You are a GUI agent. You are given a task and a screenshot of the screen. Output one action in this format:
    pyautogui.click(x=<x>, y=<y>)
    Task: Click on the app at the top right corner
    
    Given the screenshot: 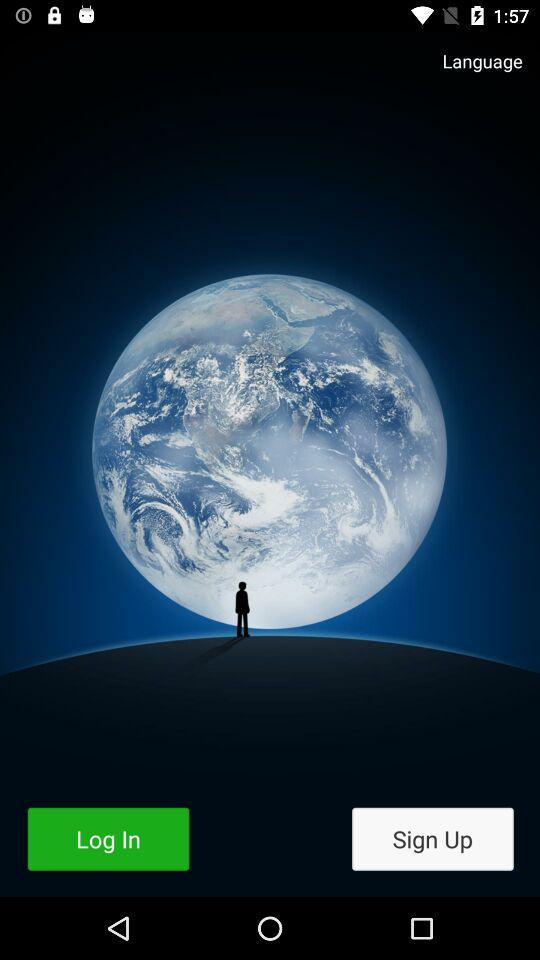 What is the action you would take?
    pyautogui.click(x=472, y=71)
    